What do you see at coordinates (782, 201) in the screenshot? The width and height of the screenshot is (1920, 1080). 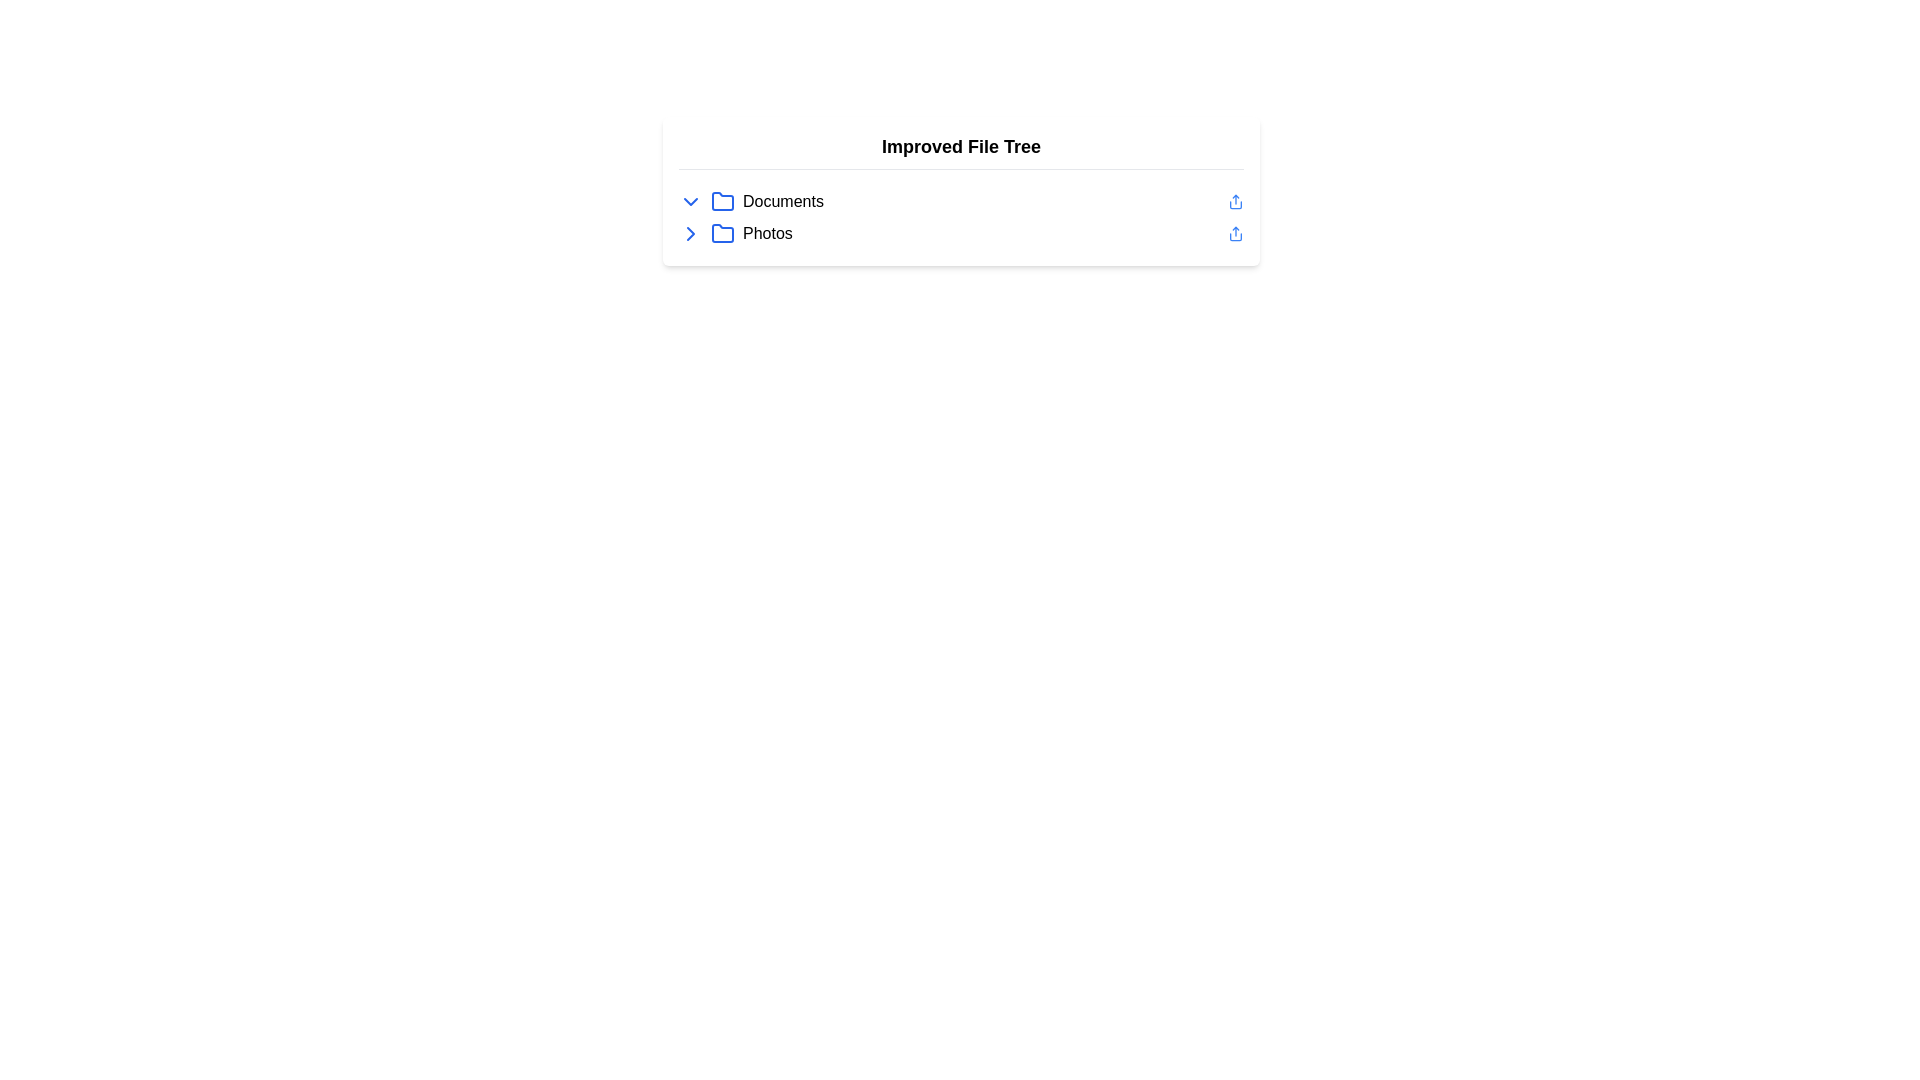 I see `the static text label 'Documents' to trigger tooltips or visual feedback` at bounding box center [782, 201].